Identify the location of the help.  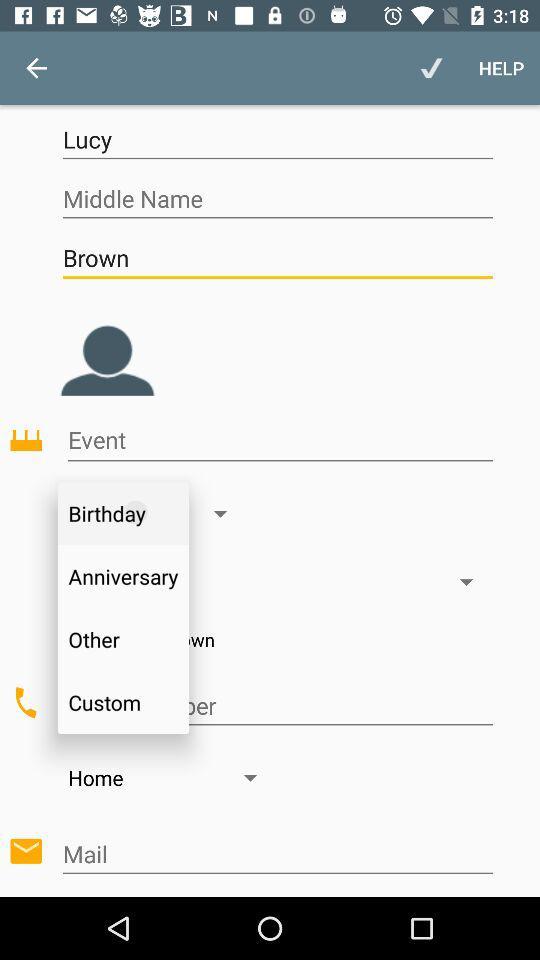
(500, 68).